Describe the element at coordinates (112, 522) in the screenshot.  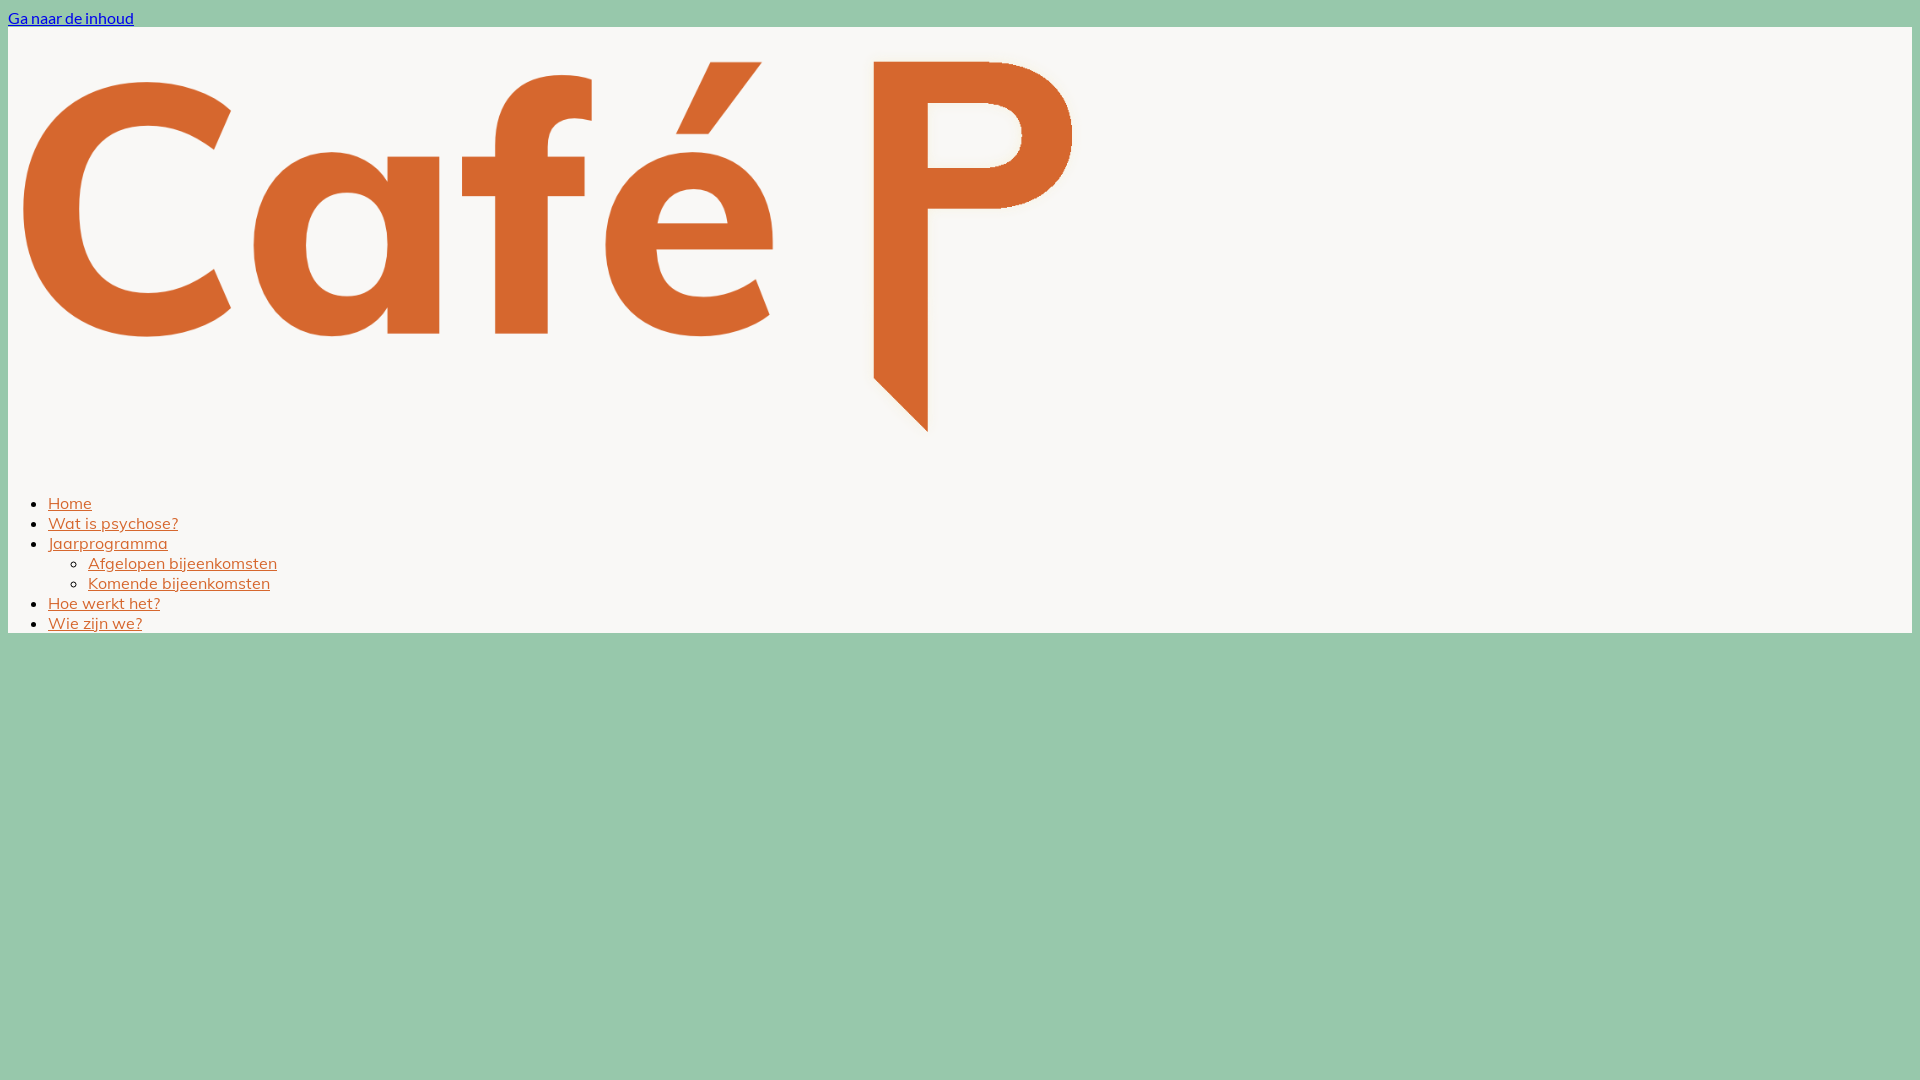
I see `'Wat is psychose?'` at that location.